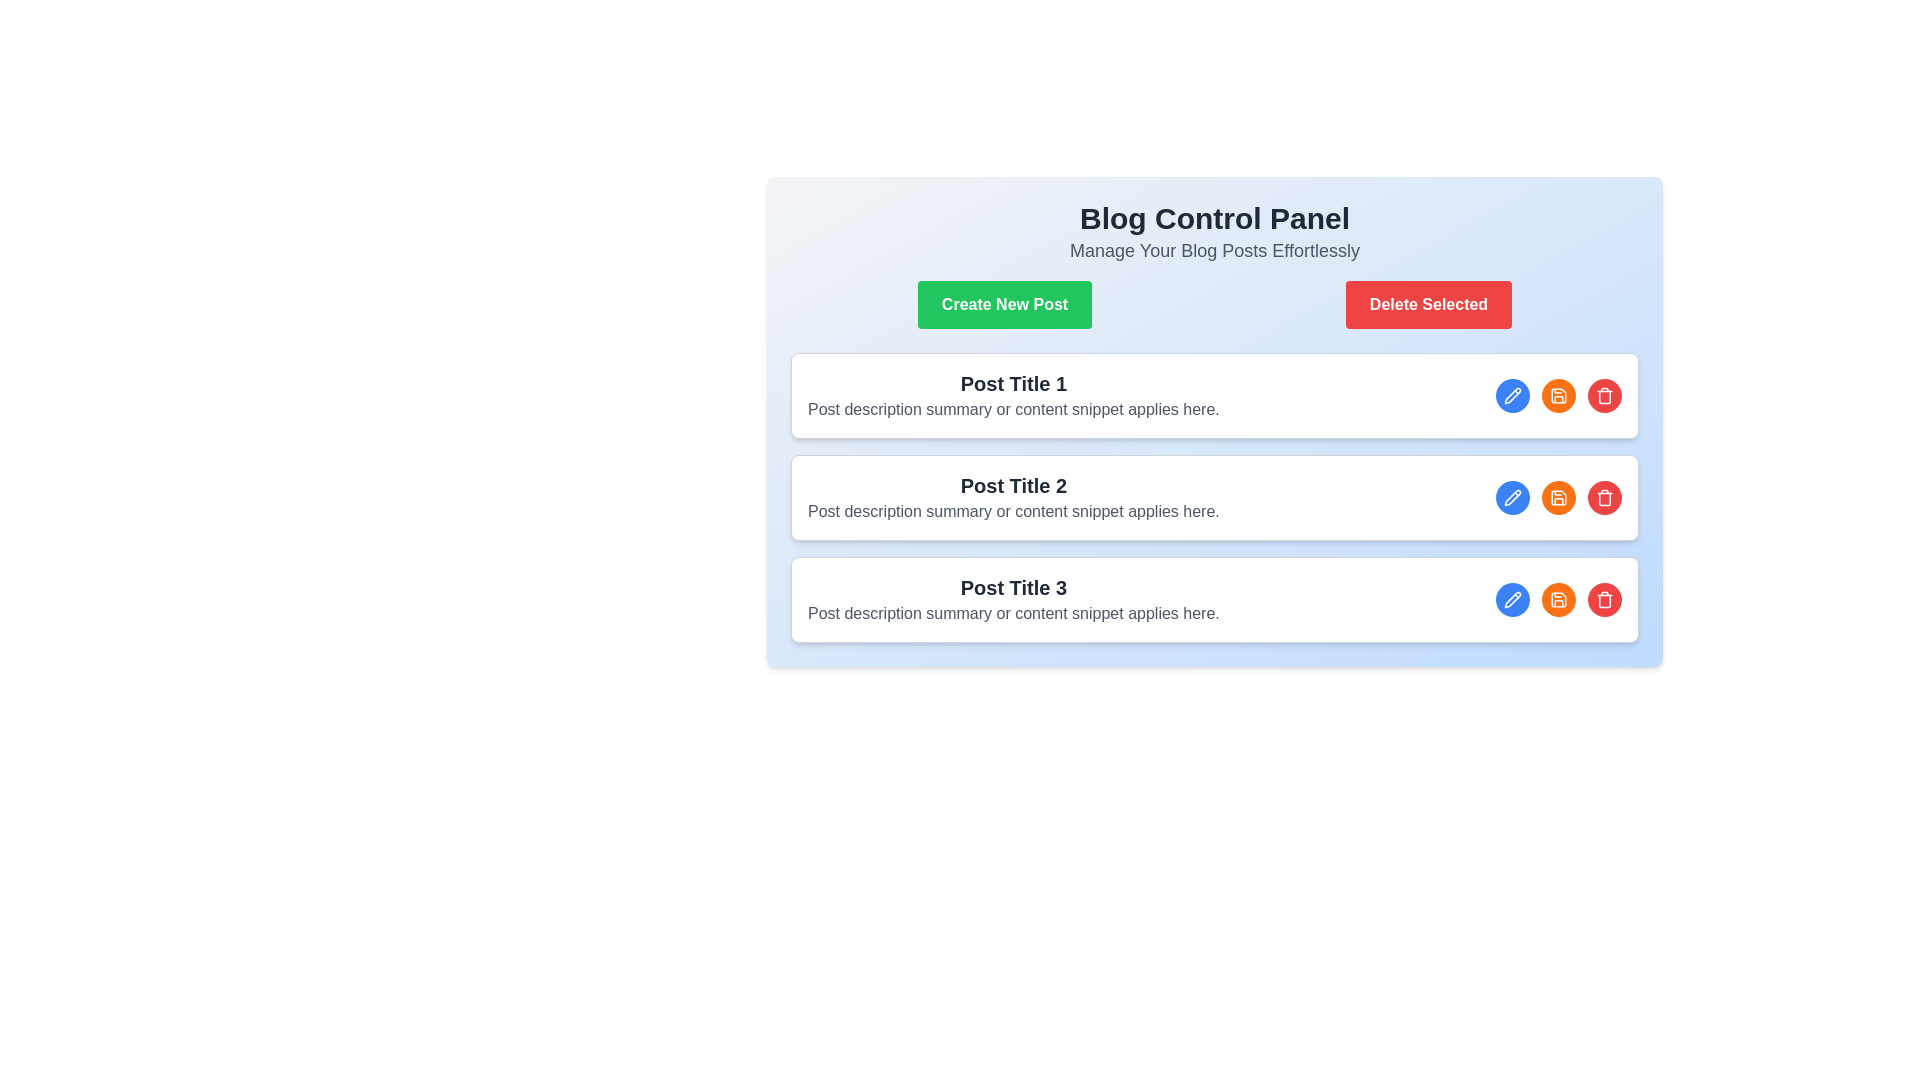 Image resolution: width=1920 pixels, height=1080 pixels. Describe the element at coordinates (1213, 462) in the screenshot. I see `the save icon located within the blog post summary card, which is the second entry in the Blog Control Panel section` at that location.